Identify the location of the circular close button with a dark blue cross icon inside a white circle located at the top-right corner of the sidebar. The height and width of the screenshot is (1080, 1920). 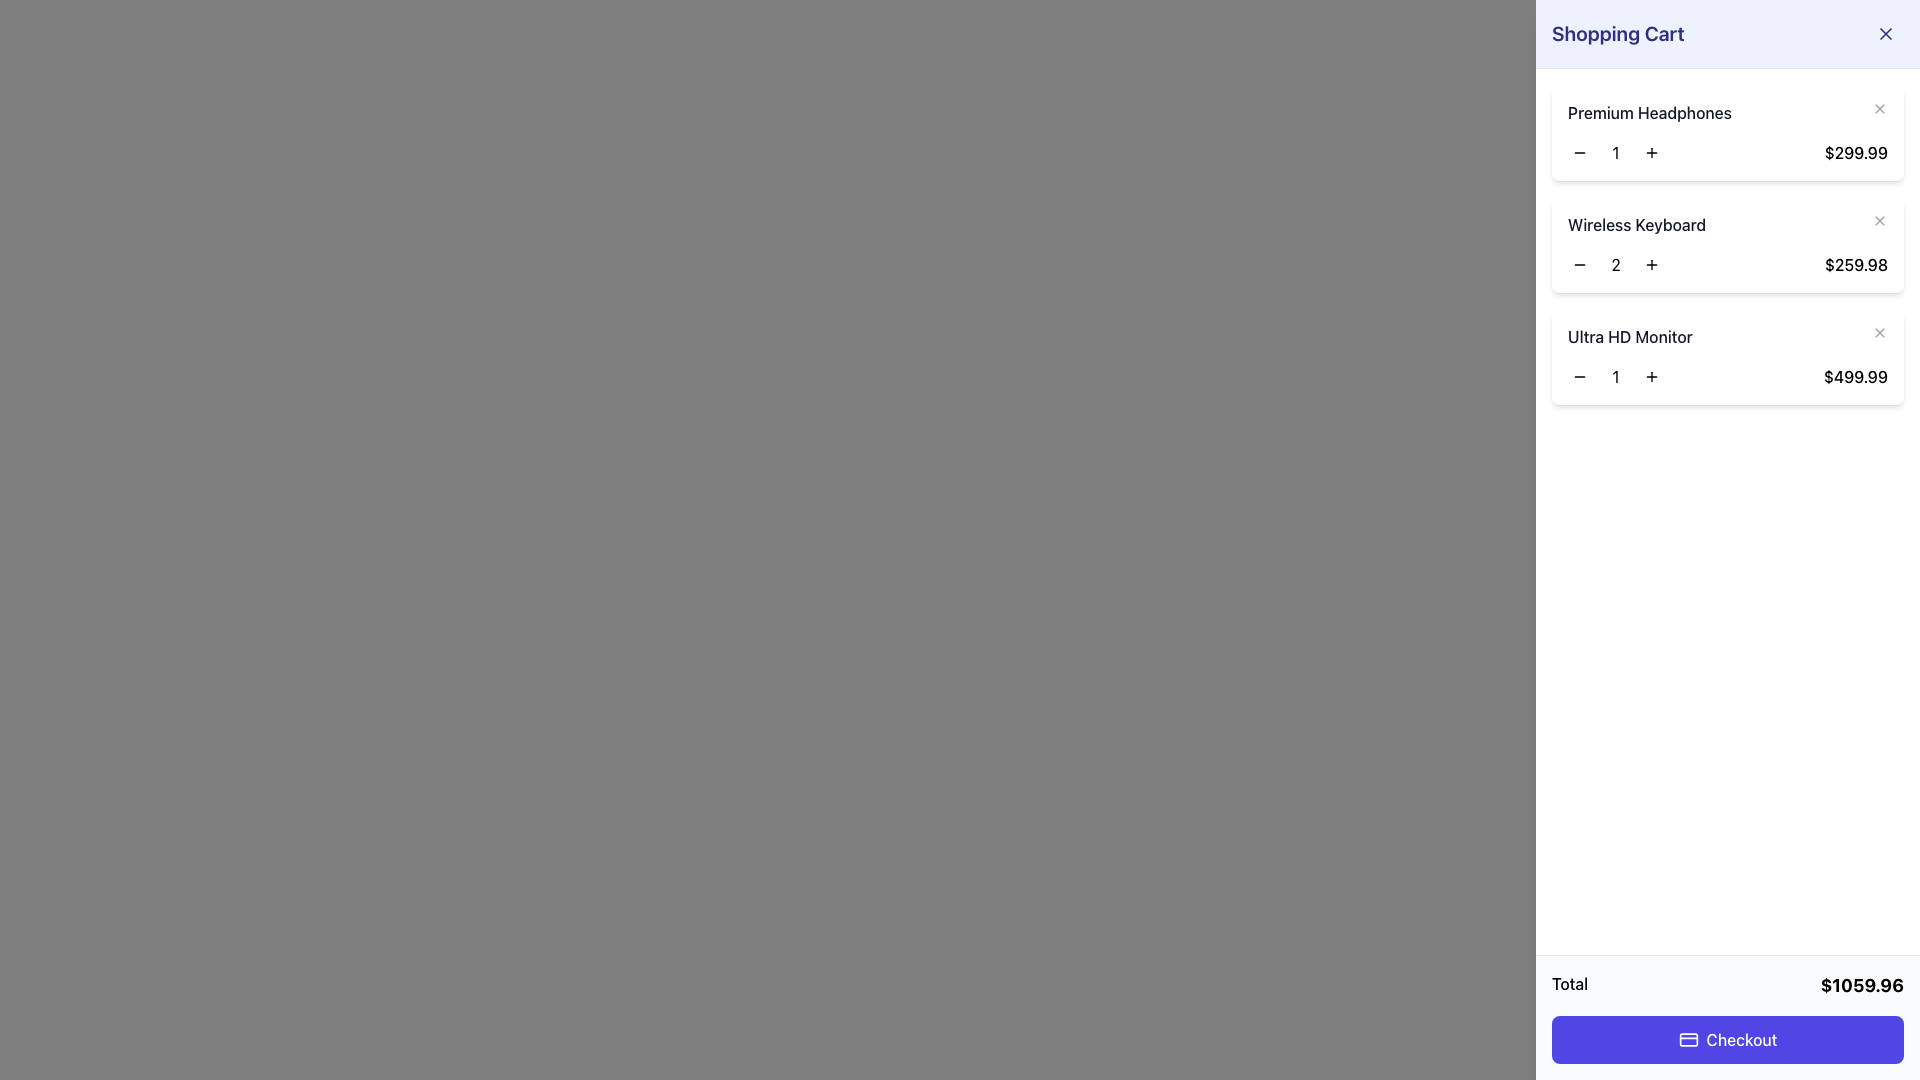
(1882, 35).